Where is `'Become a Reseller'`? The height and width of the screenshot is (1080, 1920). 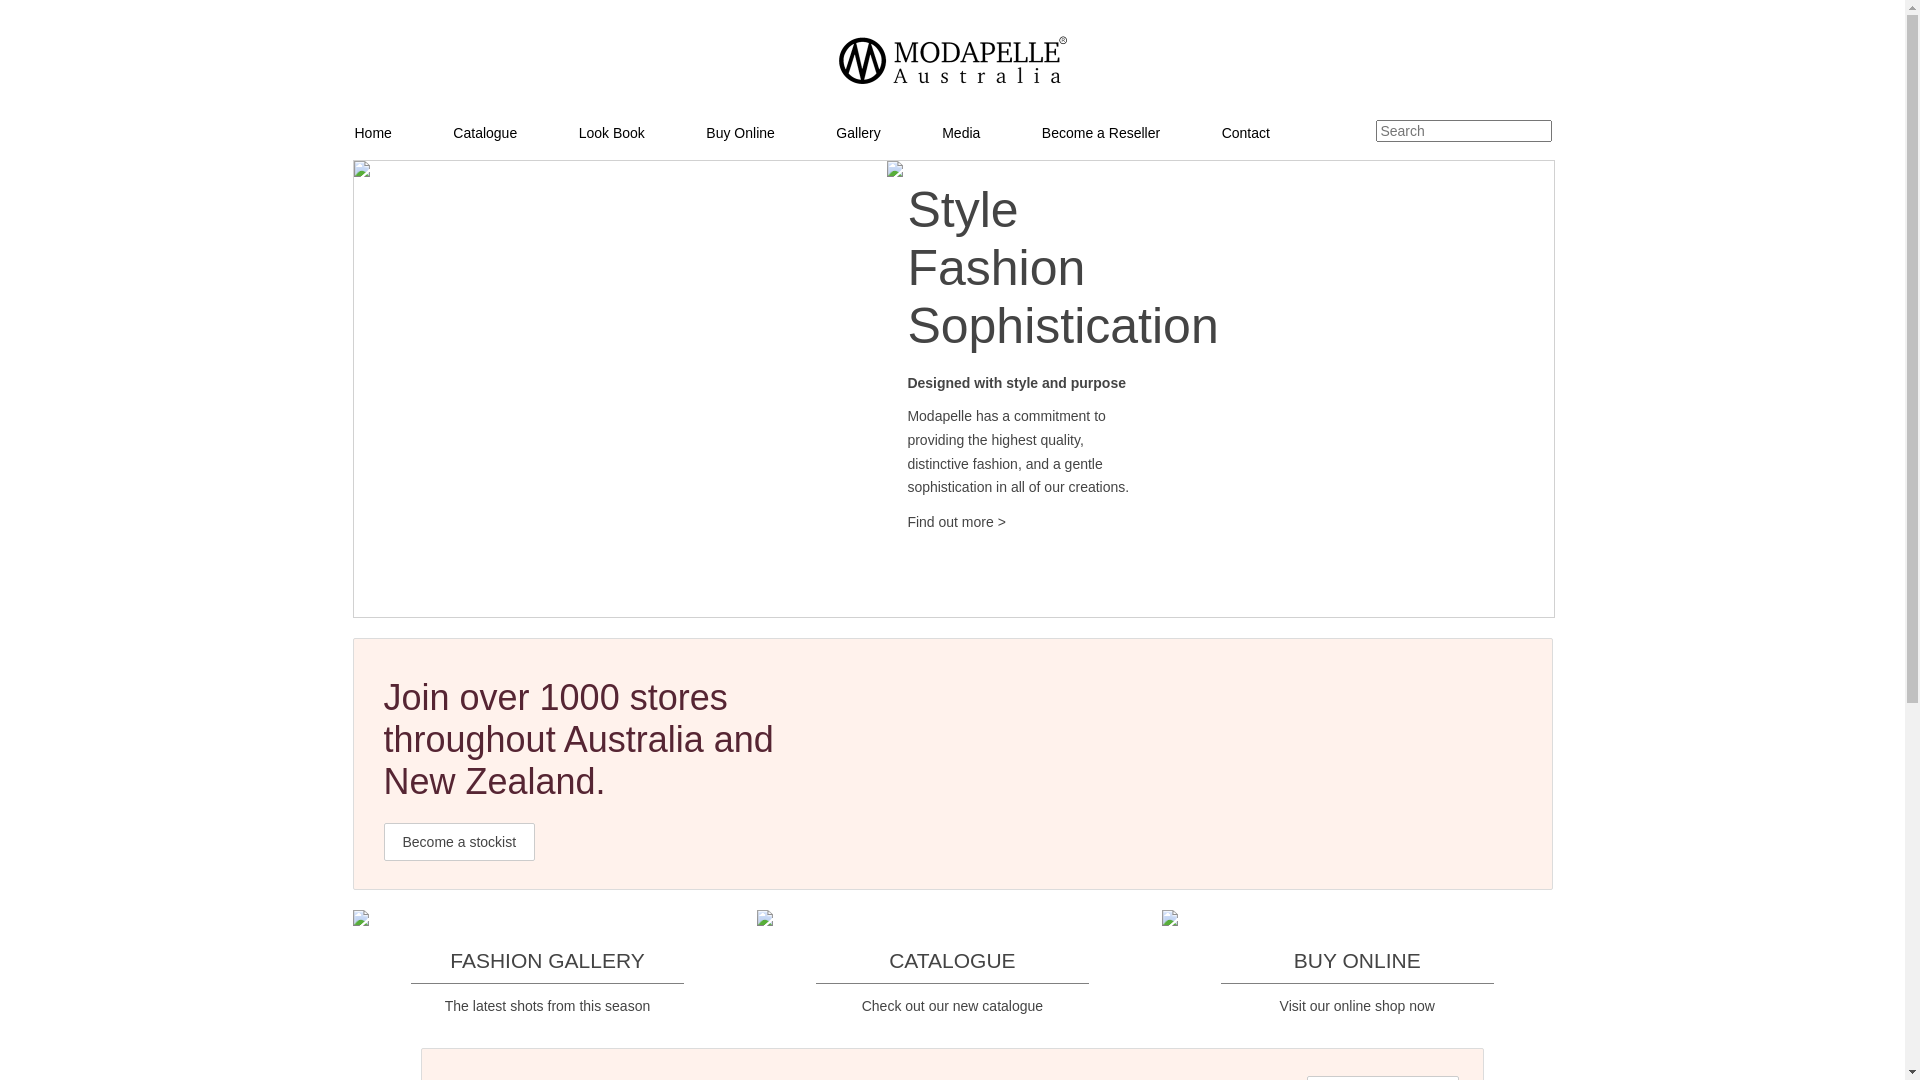
'Become a Reseller' is located at coordinates (1131, 132).